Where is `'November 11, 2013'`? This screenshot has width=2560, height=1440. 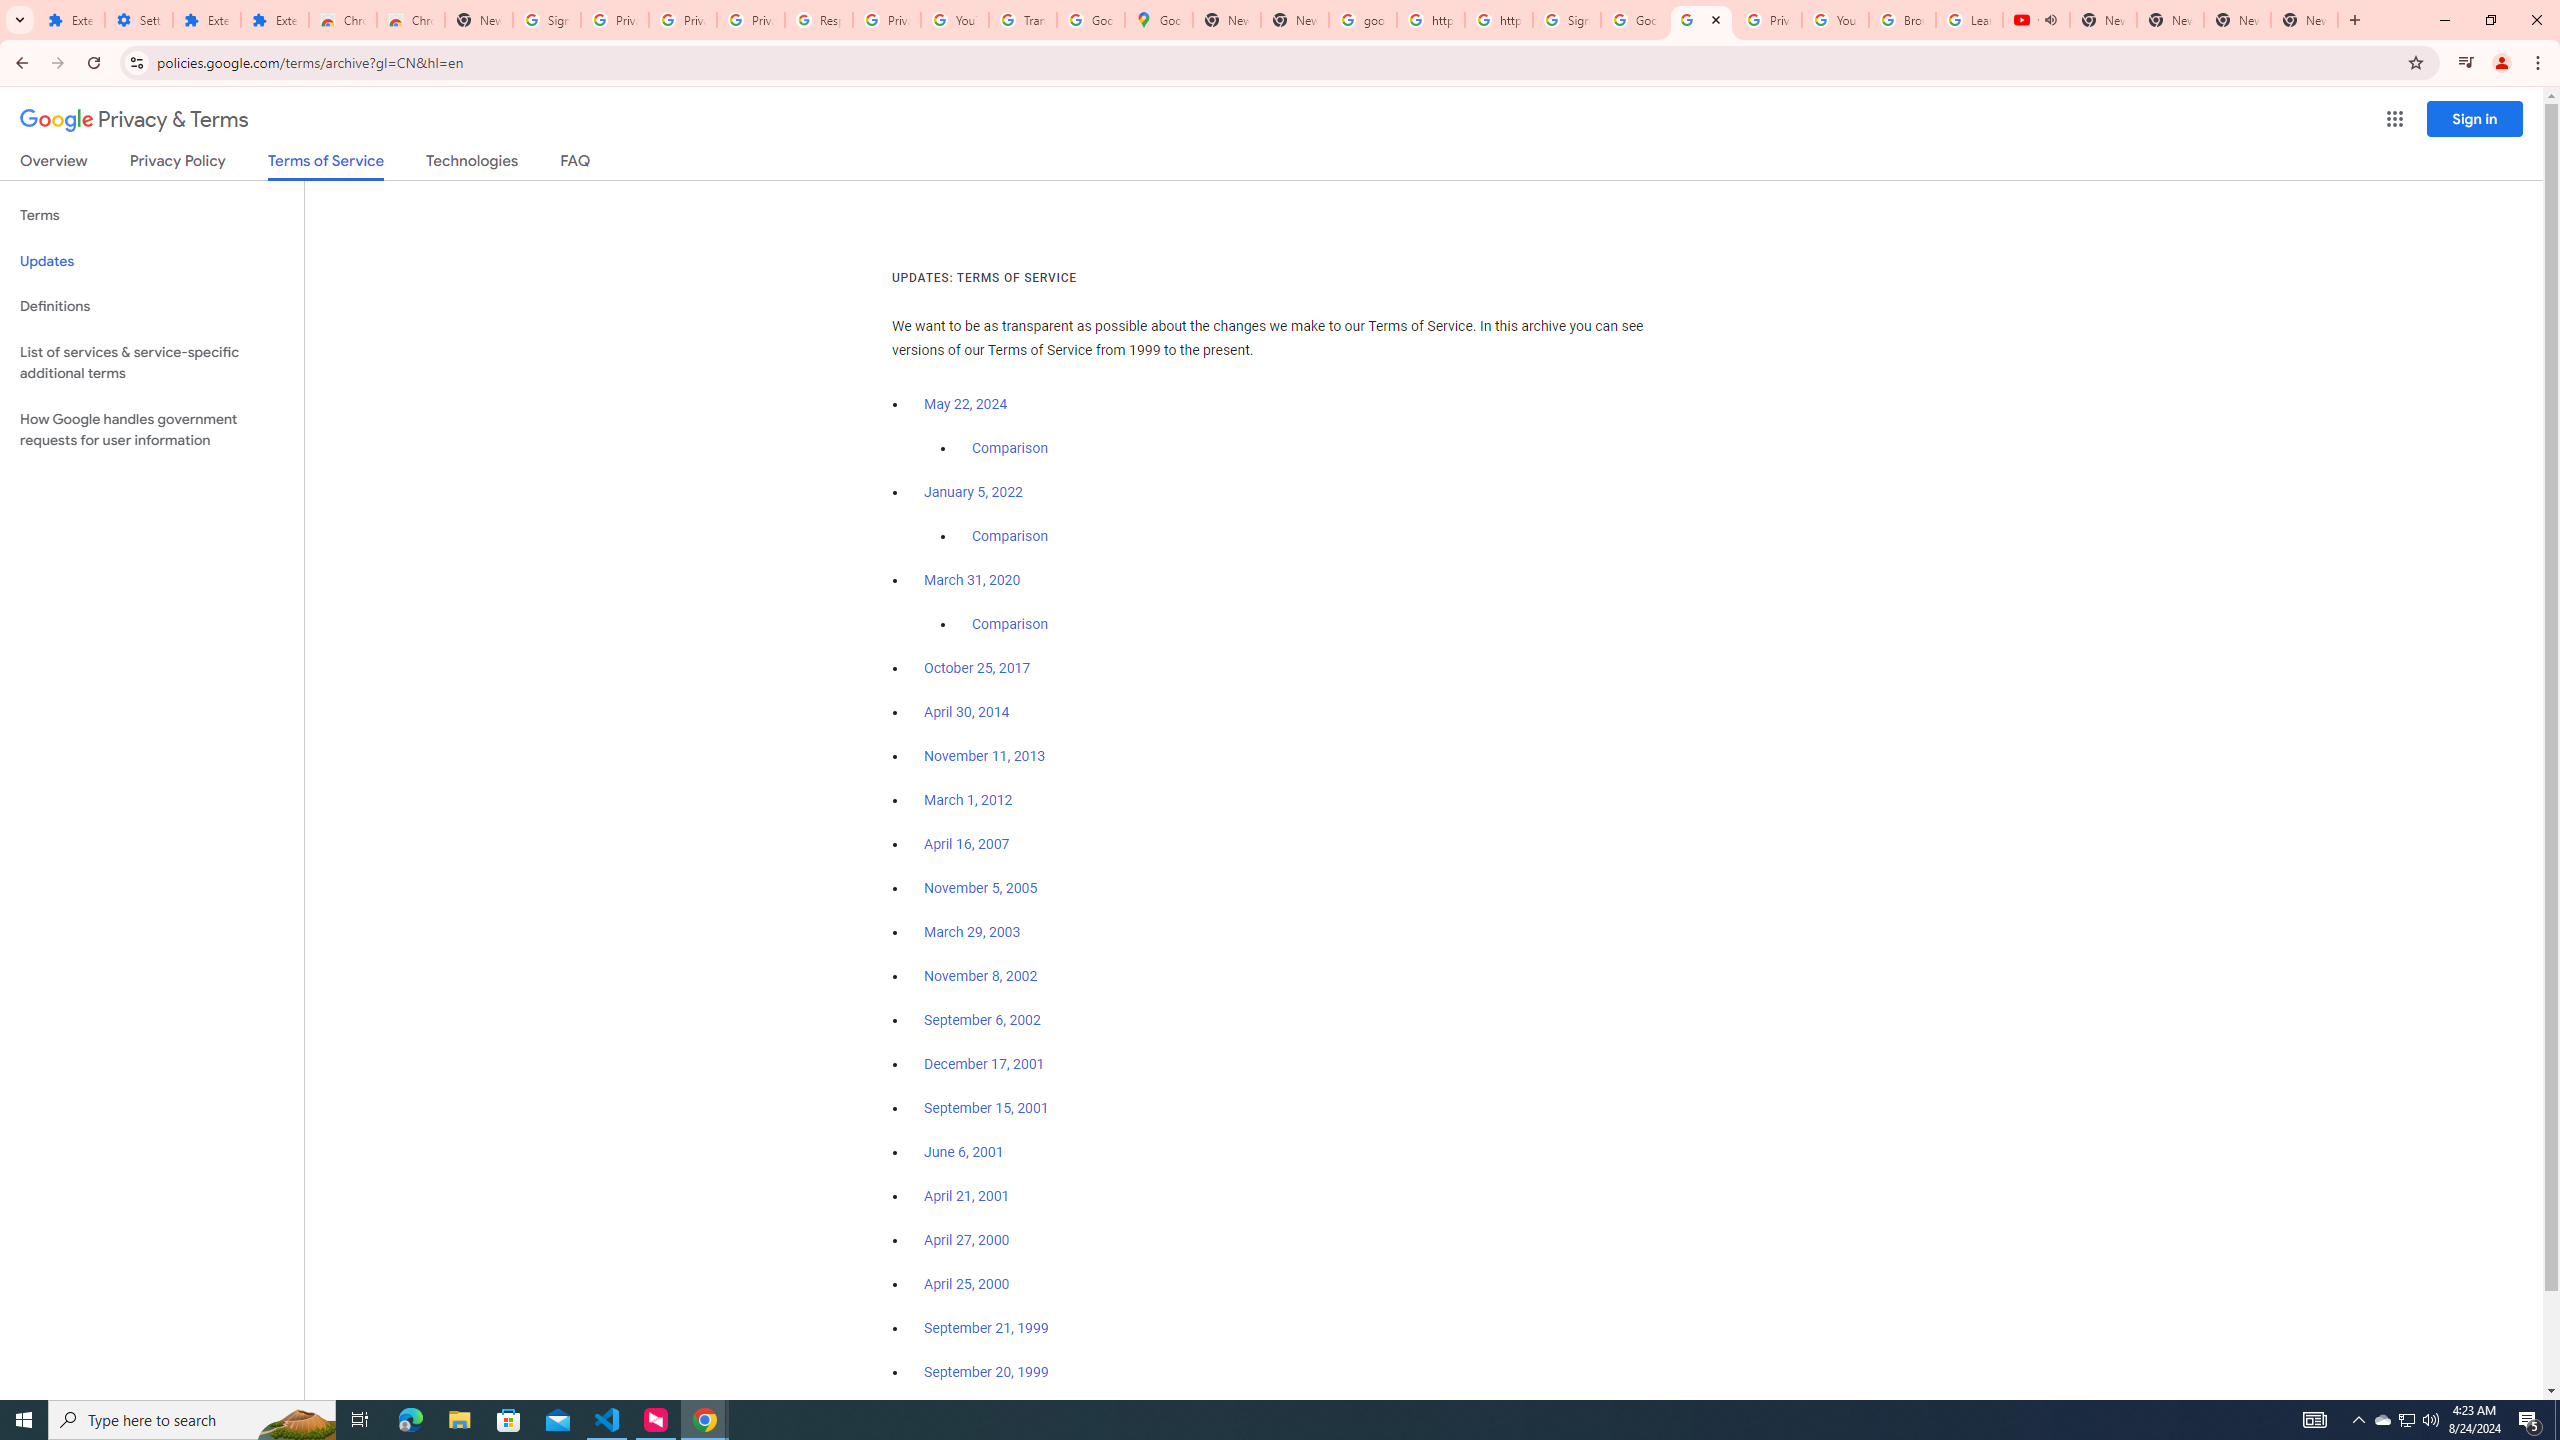
'November 11, 2013' is located at coordinates (985, 755).